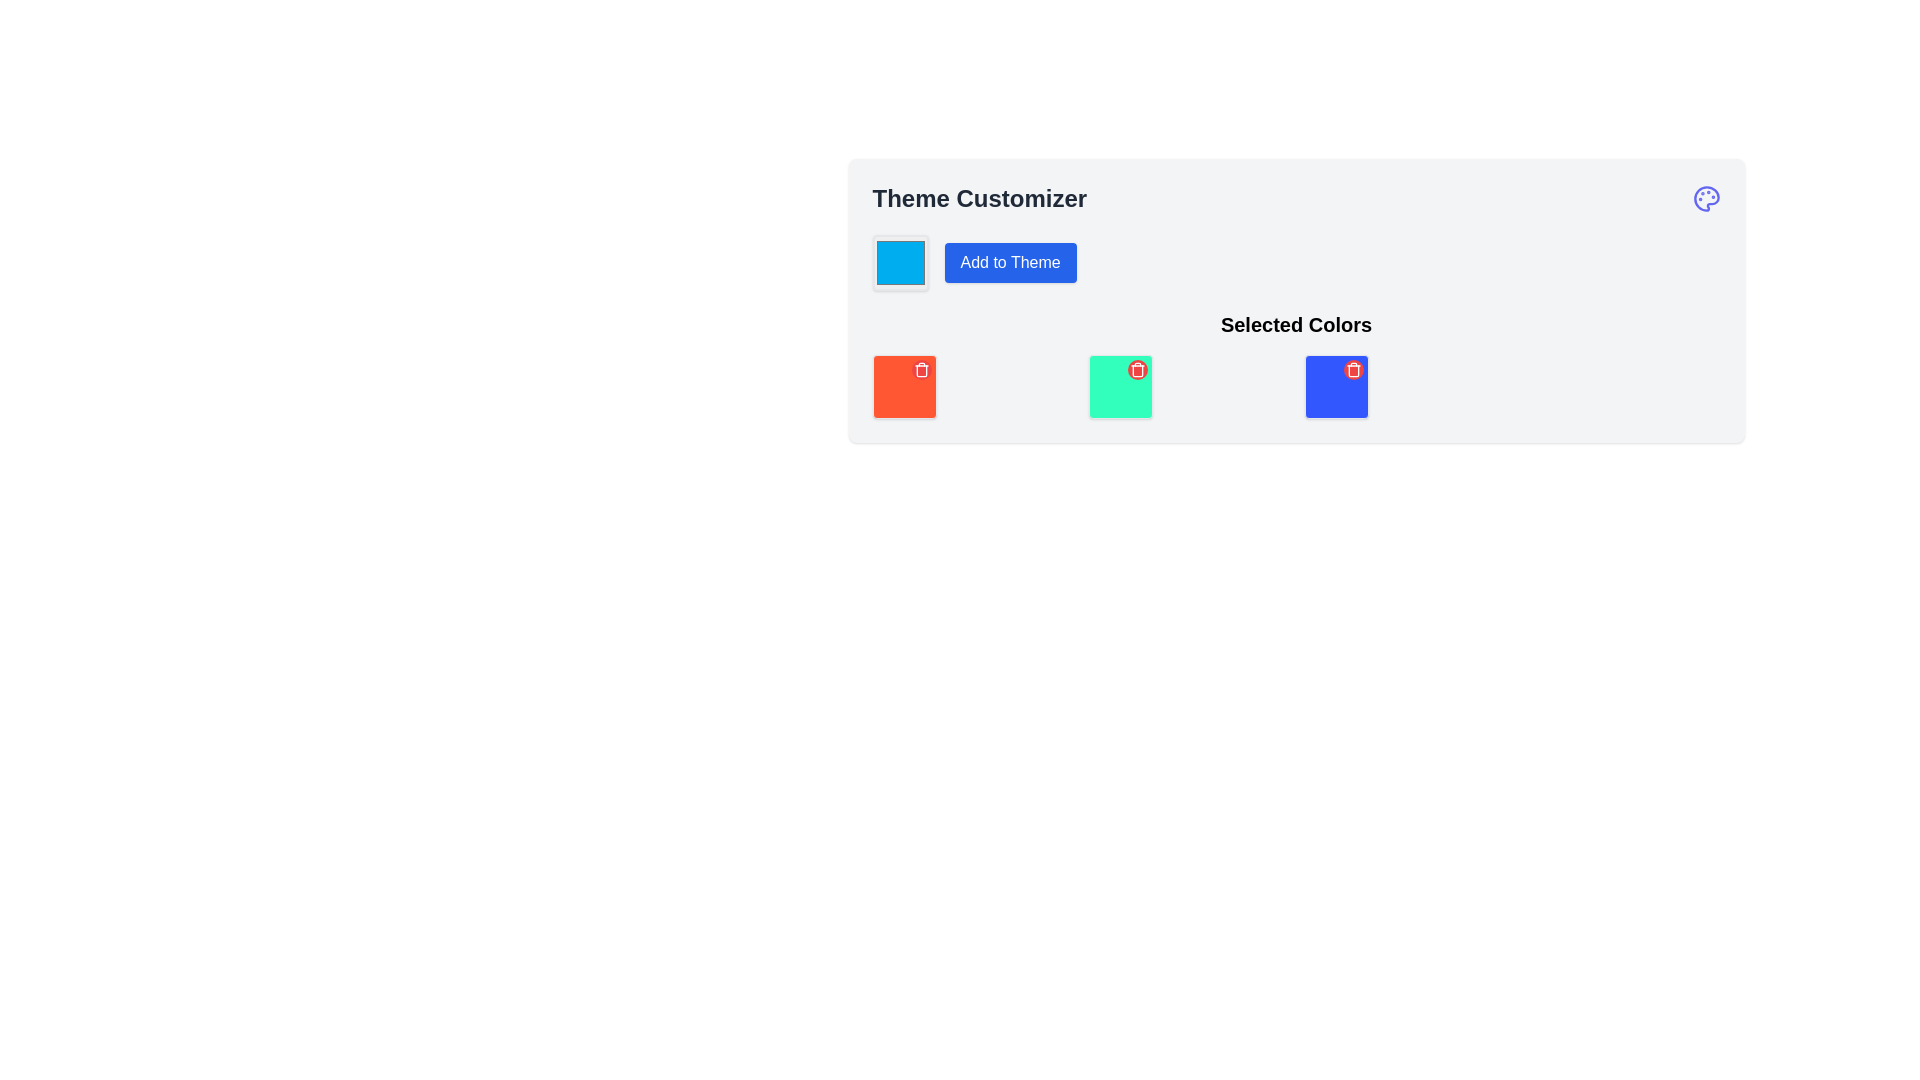 The width and height of the screenshot is (1920, 1080). I want to click on text from the Text Label located below the toolbar and above the grid of color blocks, which provides a heading for the section associated with selected color items, so click(1296, 323).